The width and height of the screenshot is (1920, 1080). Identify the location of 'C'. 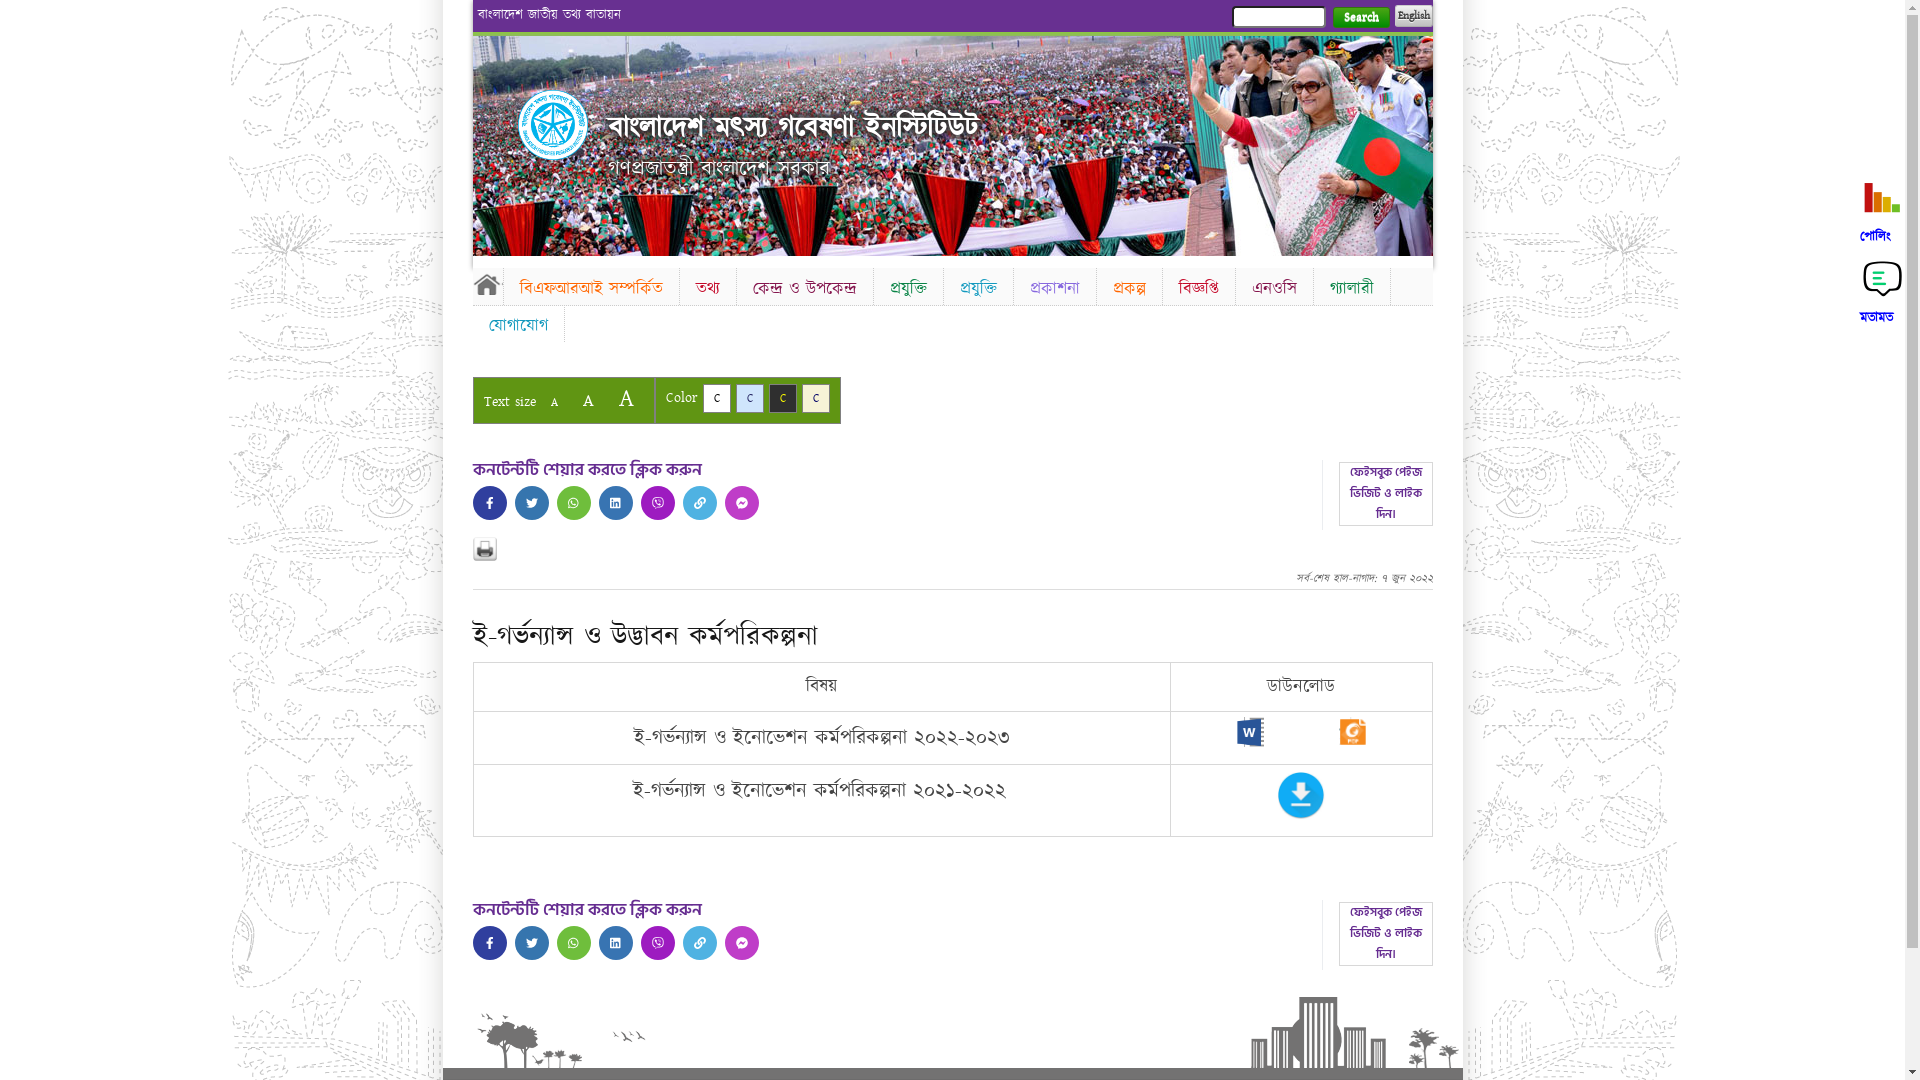
(816, 398).